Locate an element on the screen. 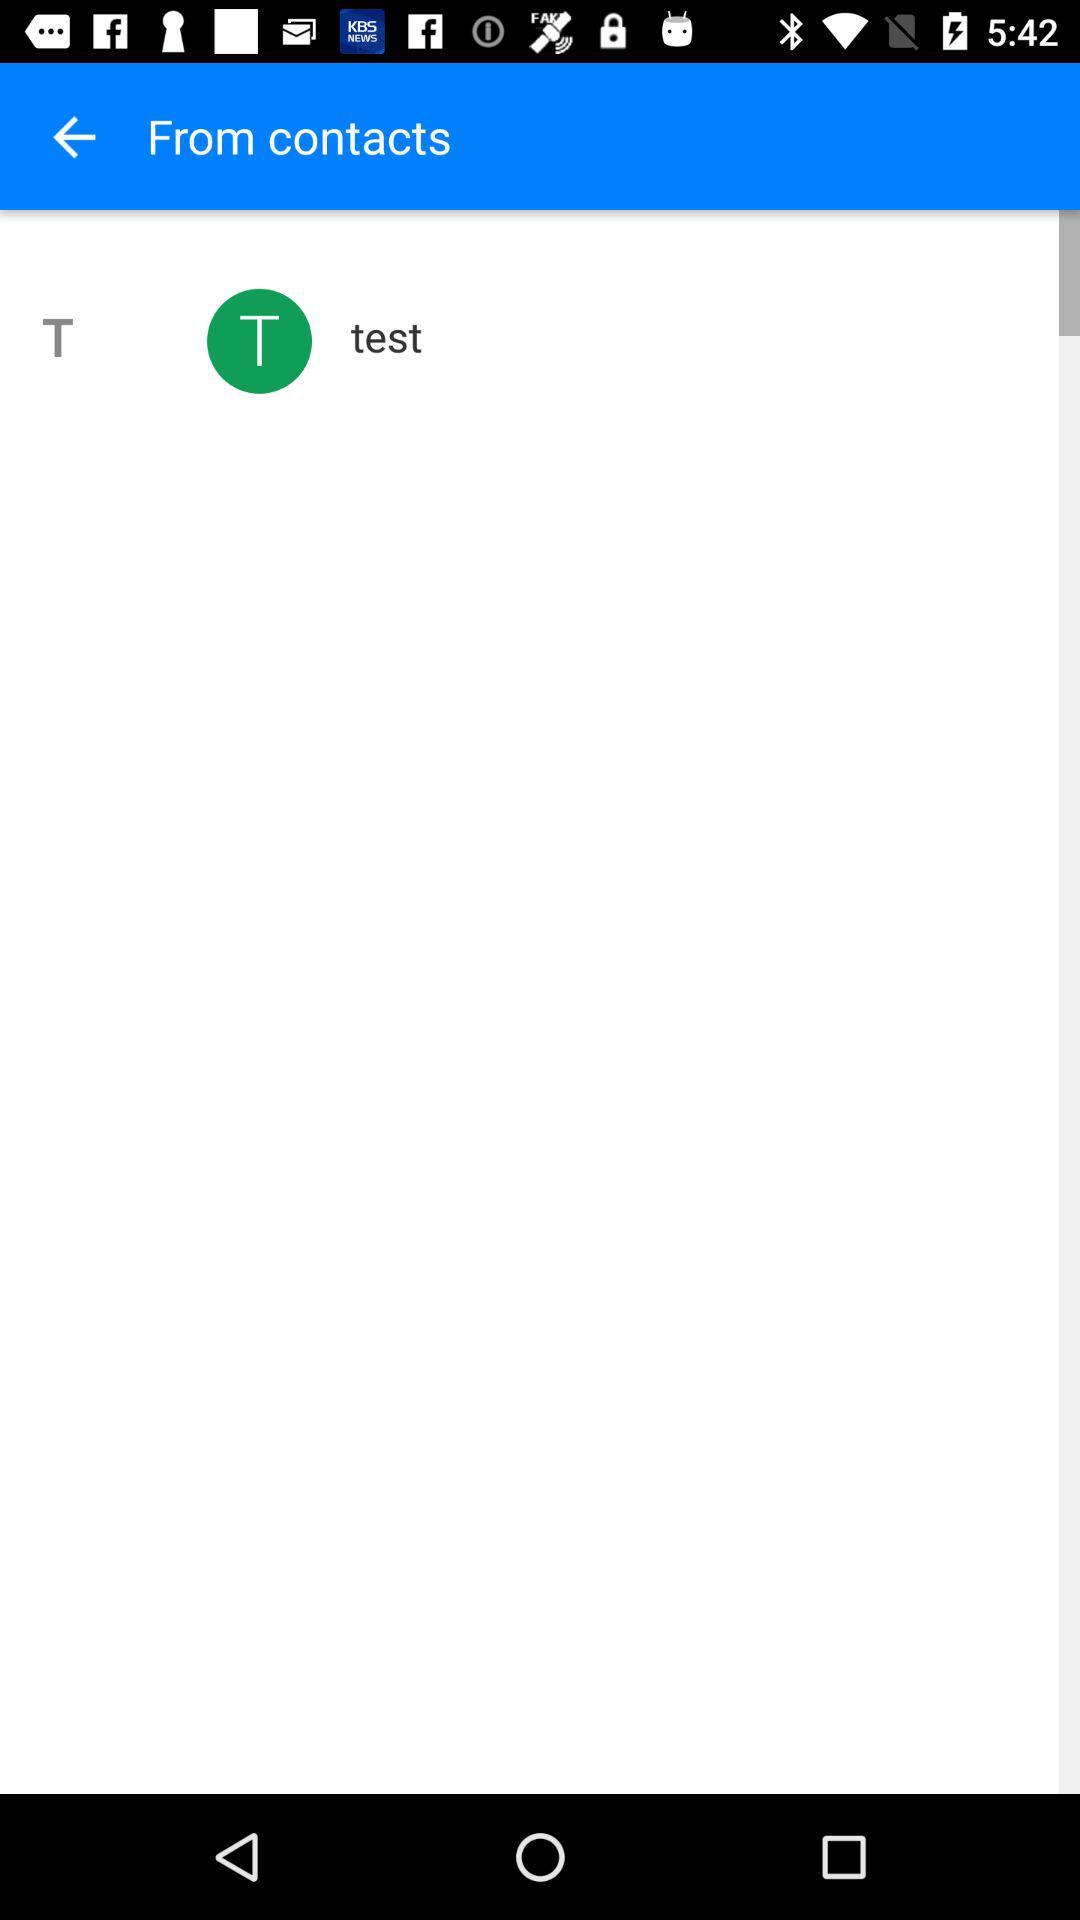 Image resolution: width=1080 pixels, height=1920 pixels. the item to the left of the from contacts is located at coordinates (72, 135).